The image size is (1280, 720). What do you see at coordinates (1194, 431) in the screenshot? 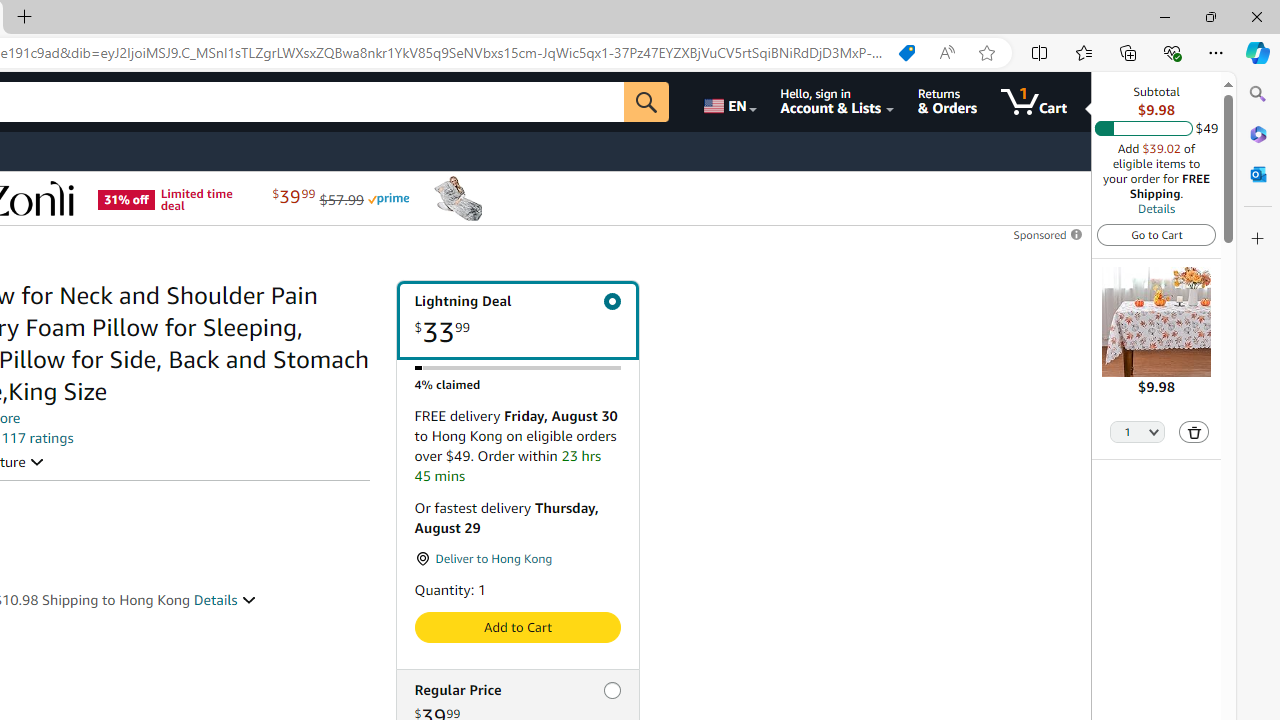
I see `'Delete'` at bounding box center [1194, 431].